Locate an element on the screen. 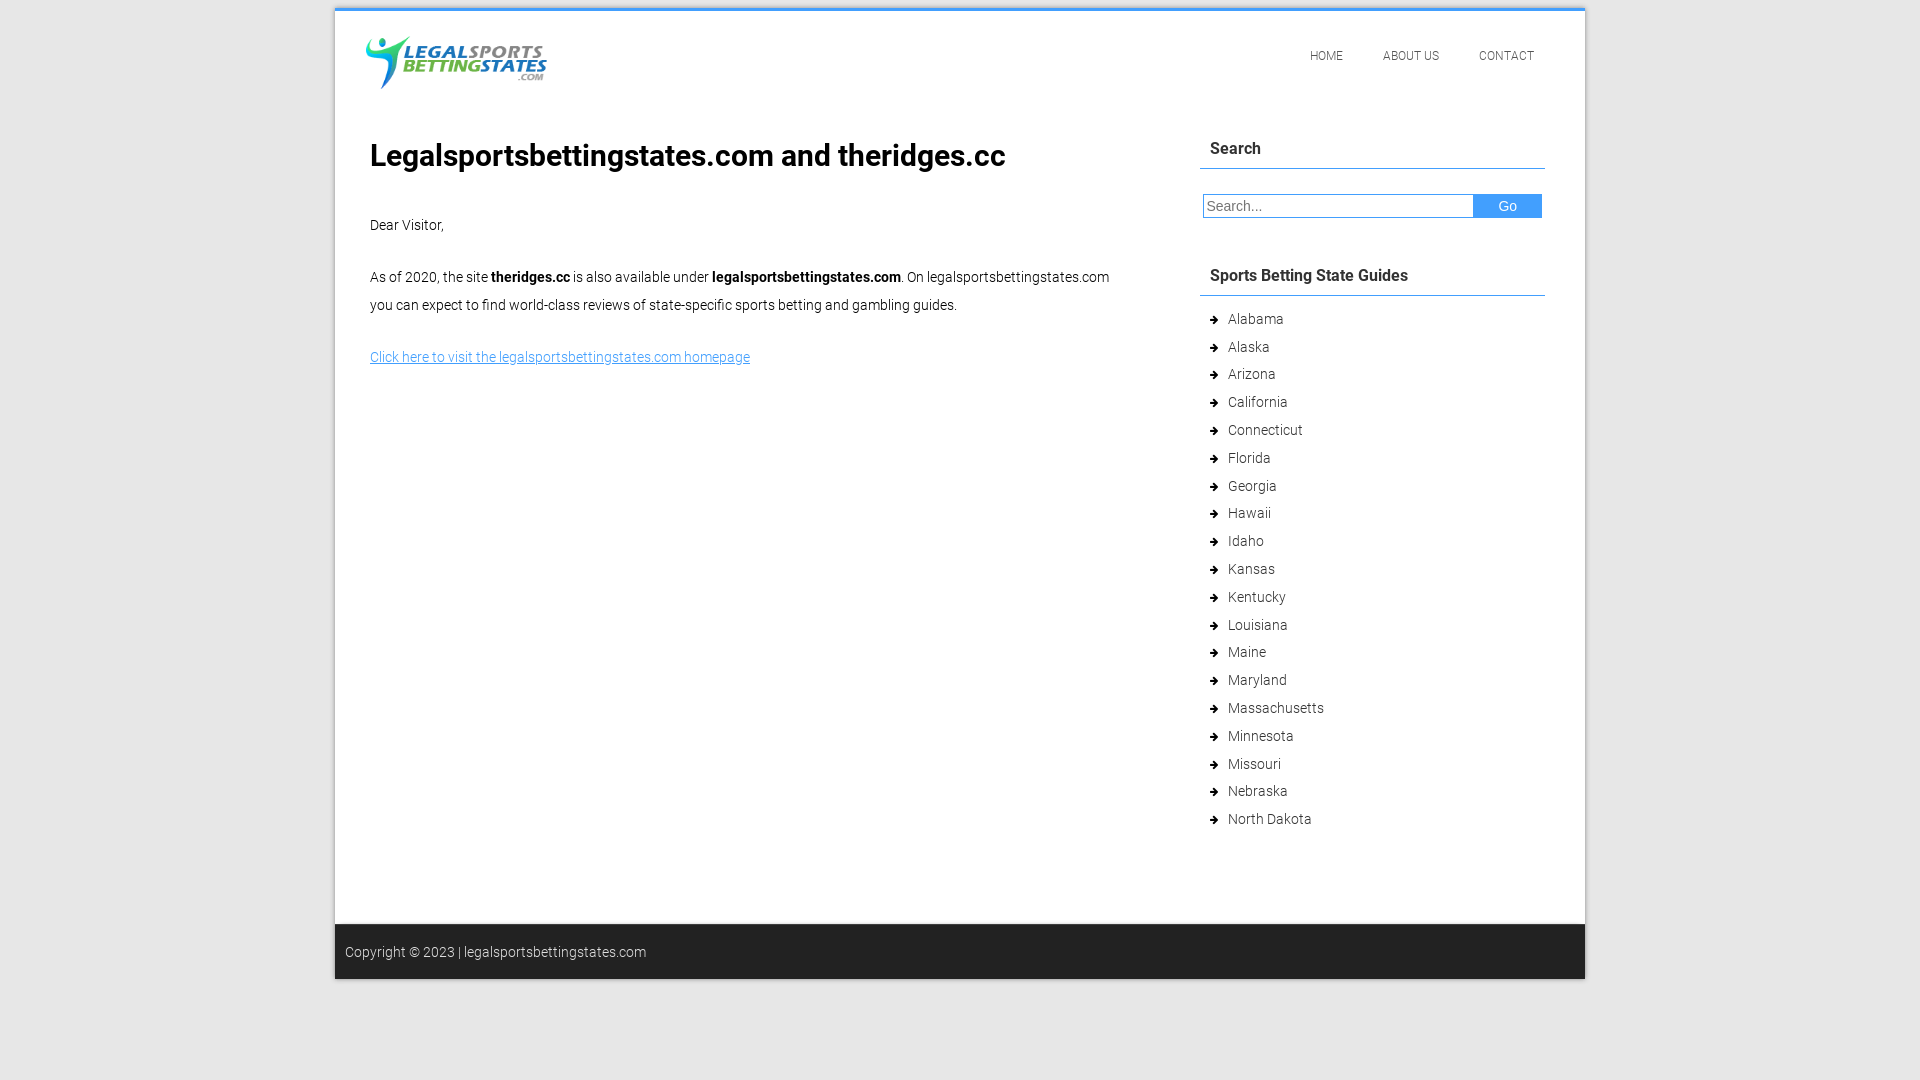 Image resolution: width=1920 pixels, height=1080 pixels. 'Connecticut' is located at coordinates (1264, 428).